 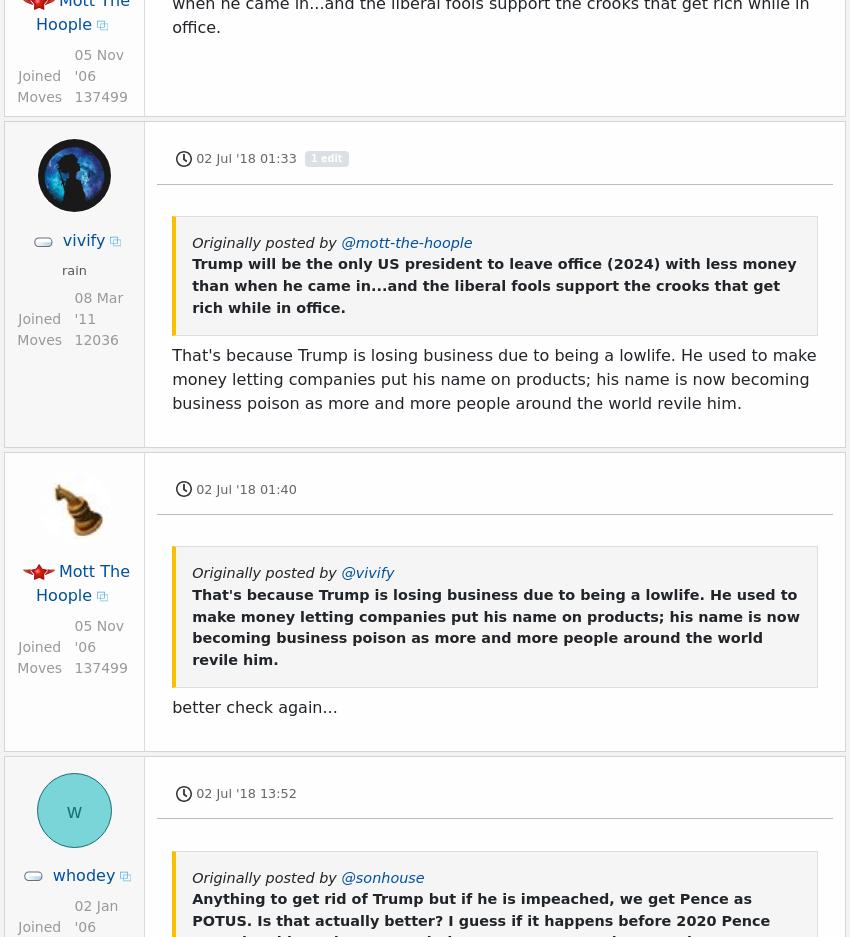 I want to click on 'Rating Tables', so click(x=184, y=46).